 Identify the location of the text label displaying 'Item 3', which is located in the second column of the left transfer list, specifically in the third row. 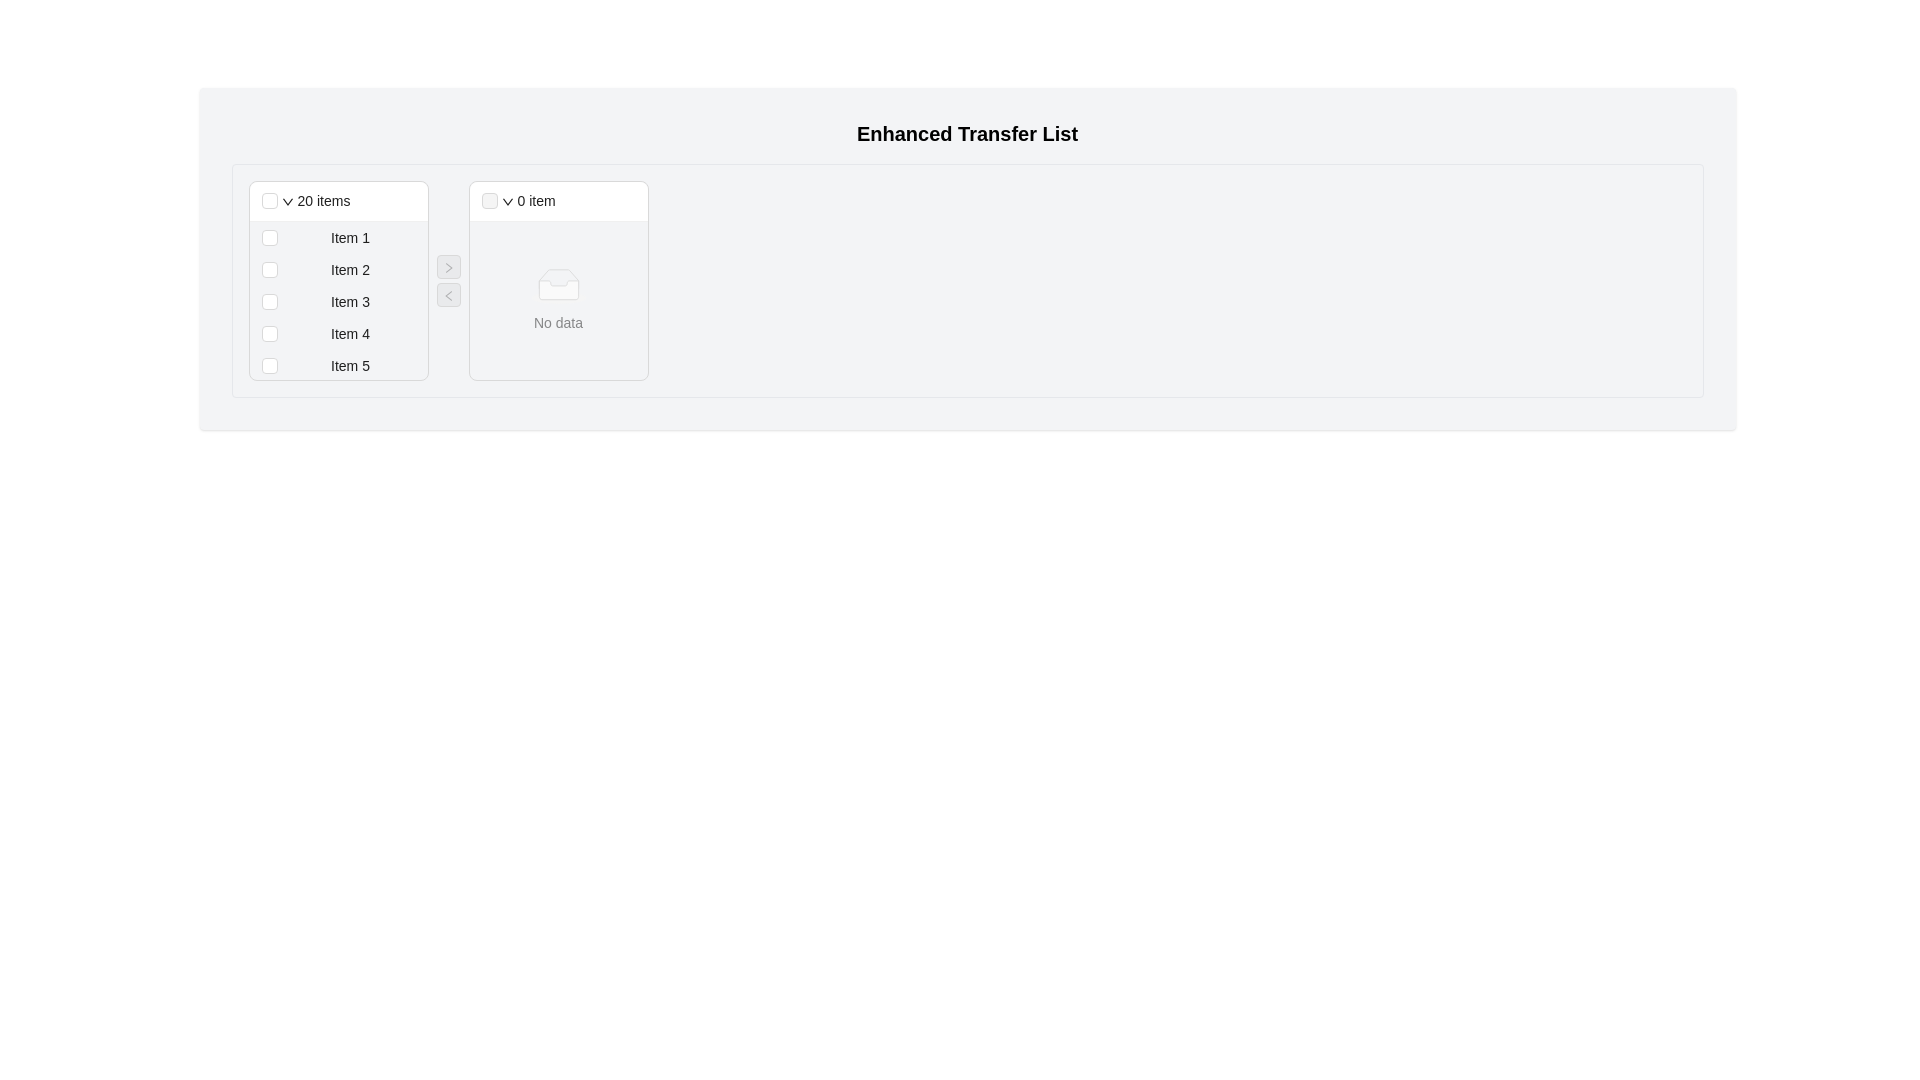
(350, 301).